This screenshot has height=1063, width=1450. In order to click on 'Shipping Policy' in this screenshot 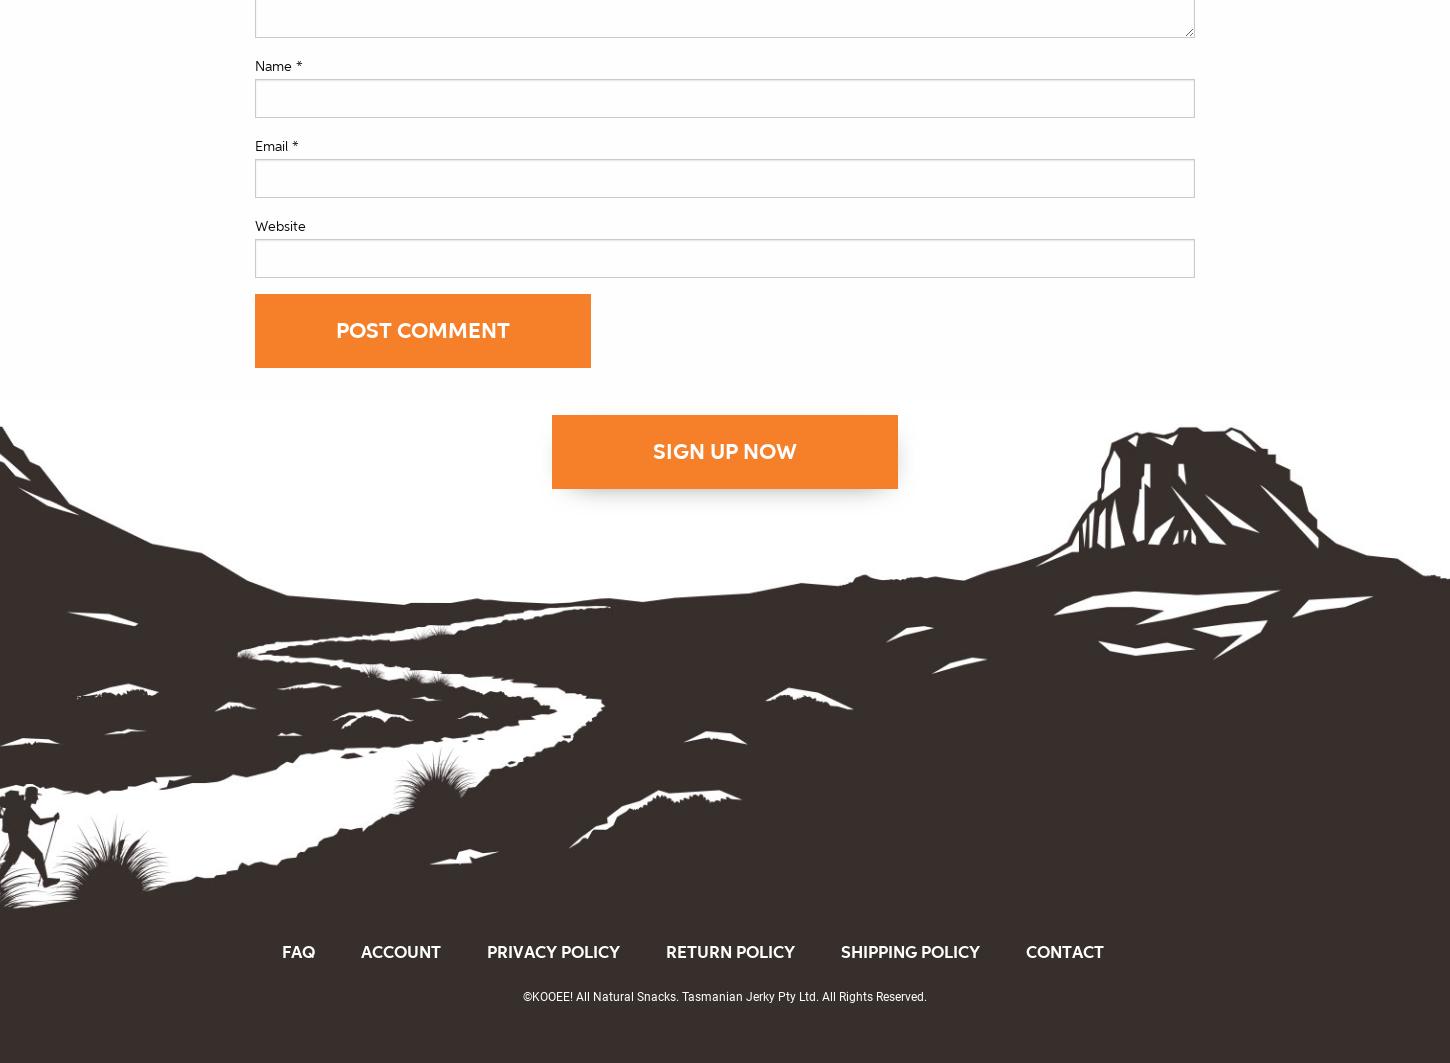, I will do `click(909, 951)`.